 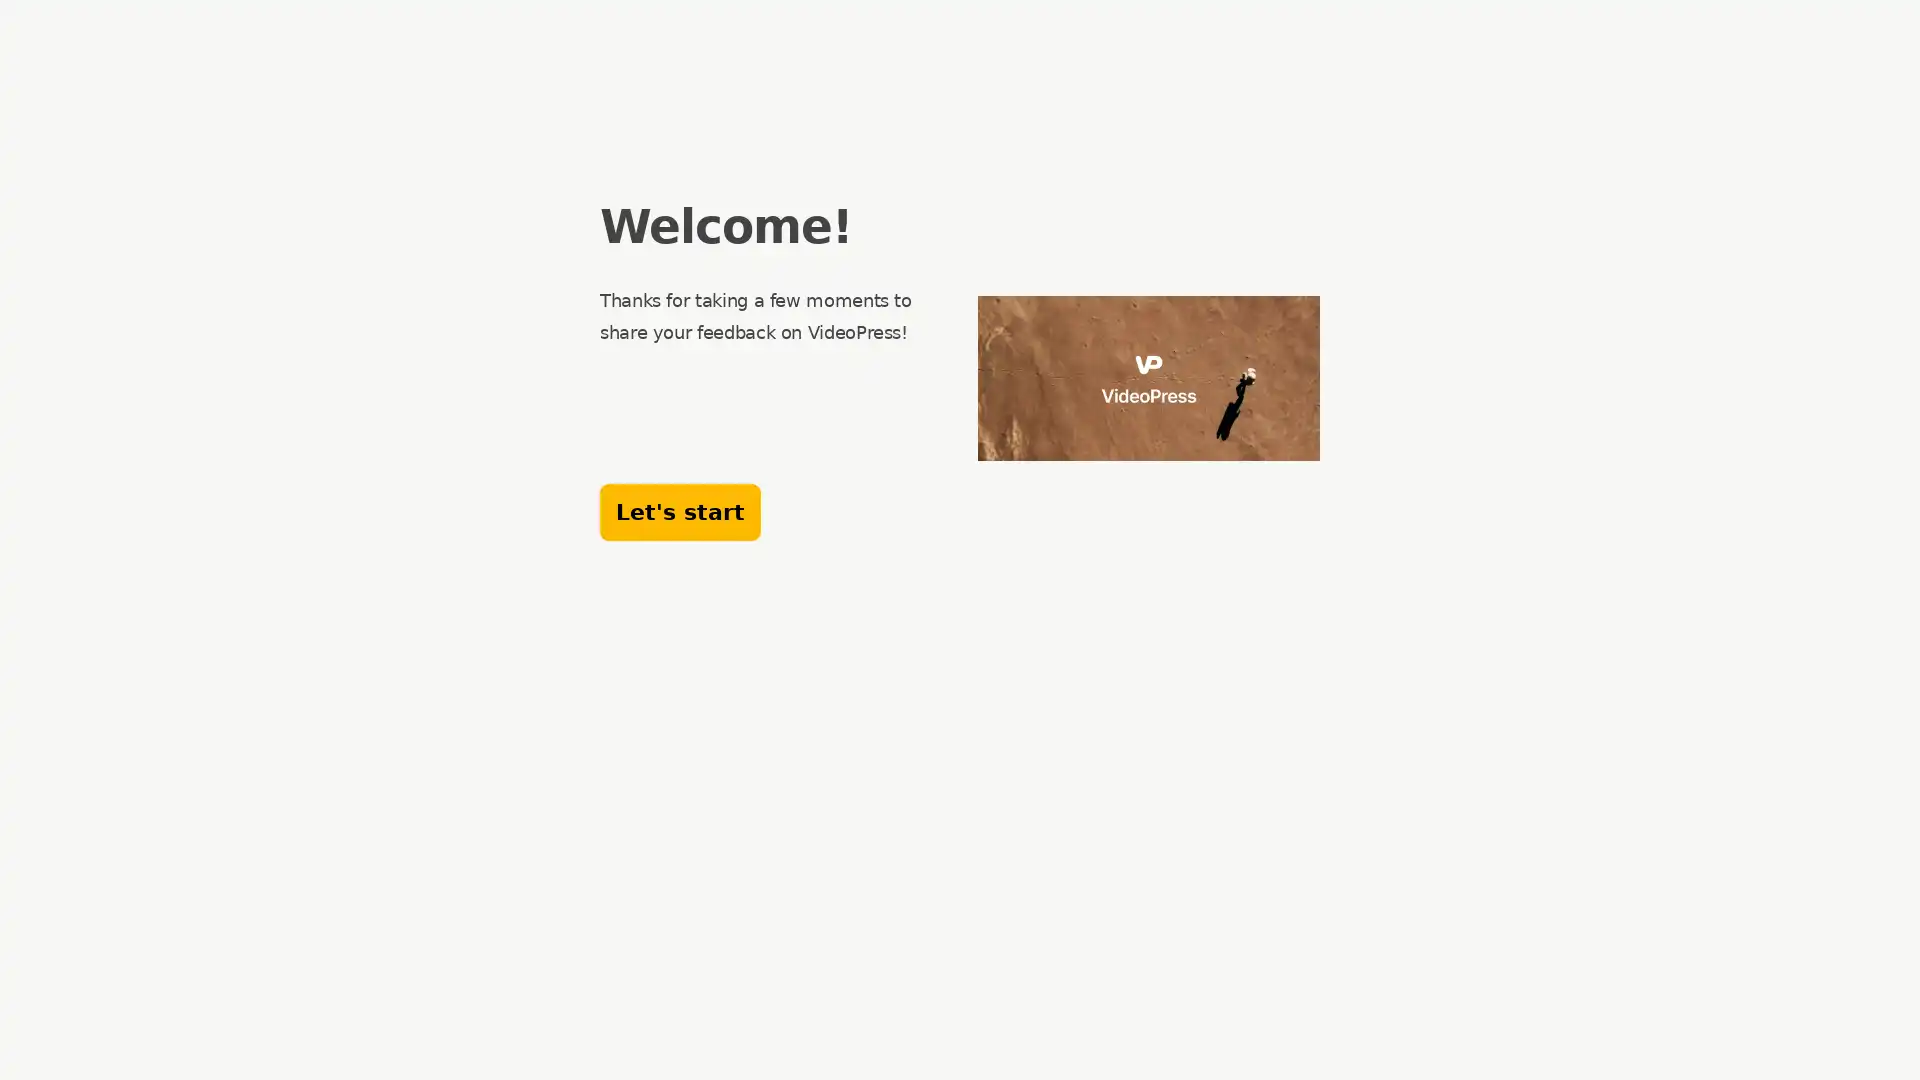 What do you see at coordinates (680, 511) in the screenshot?
I see `Let's start` at bounding box center [680, 511].